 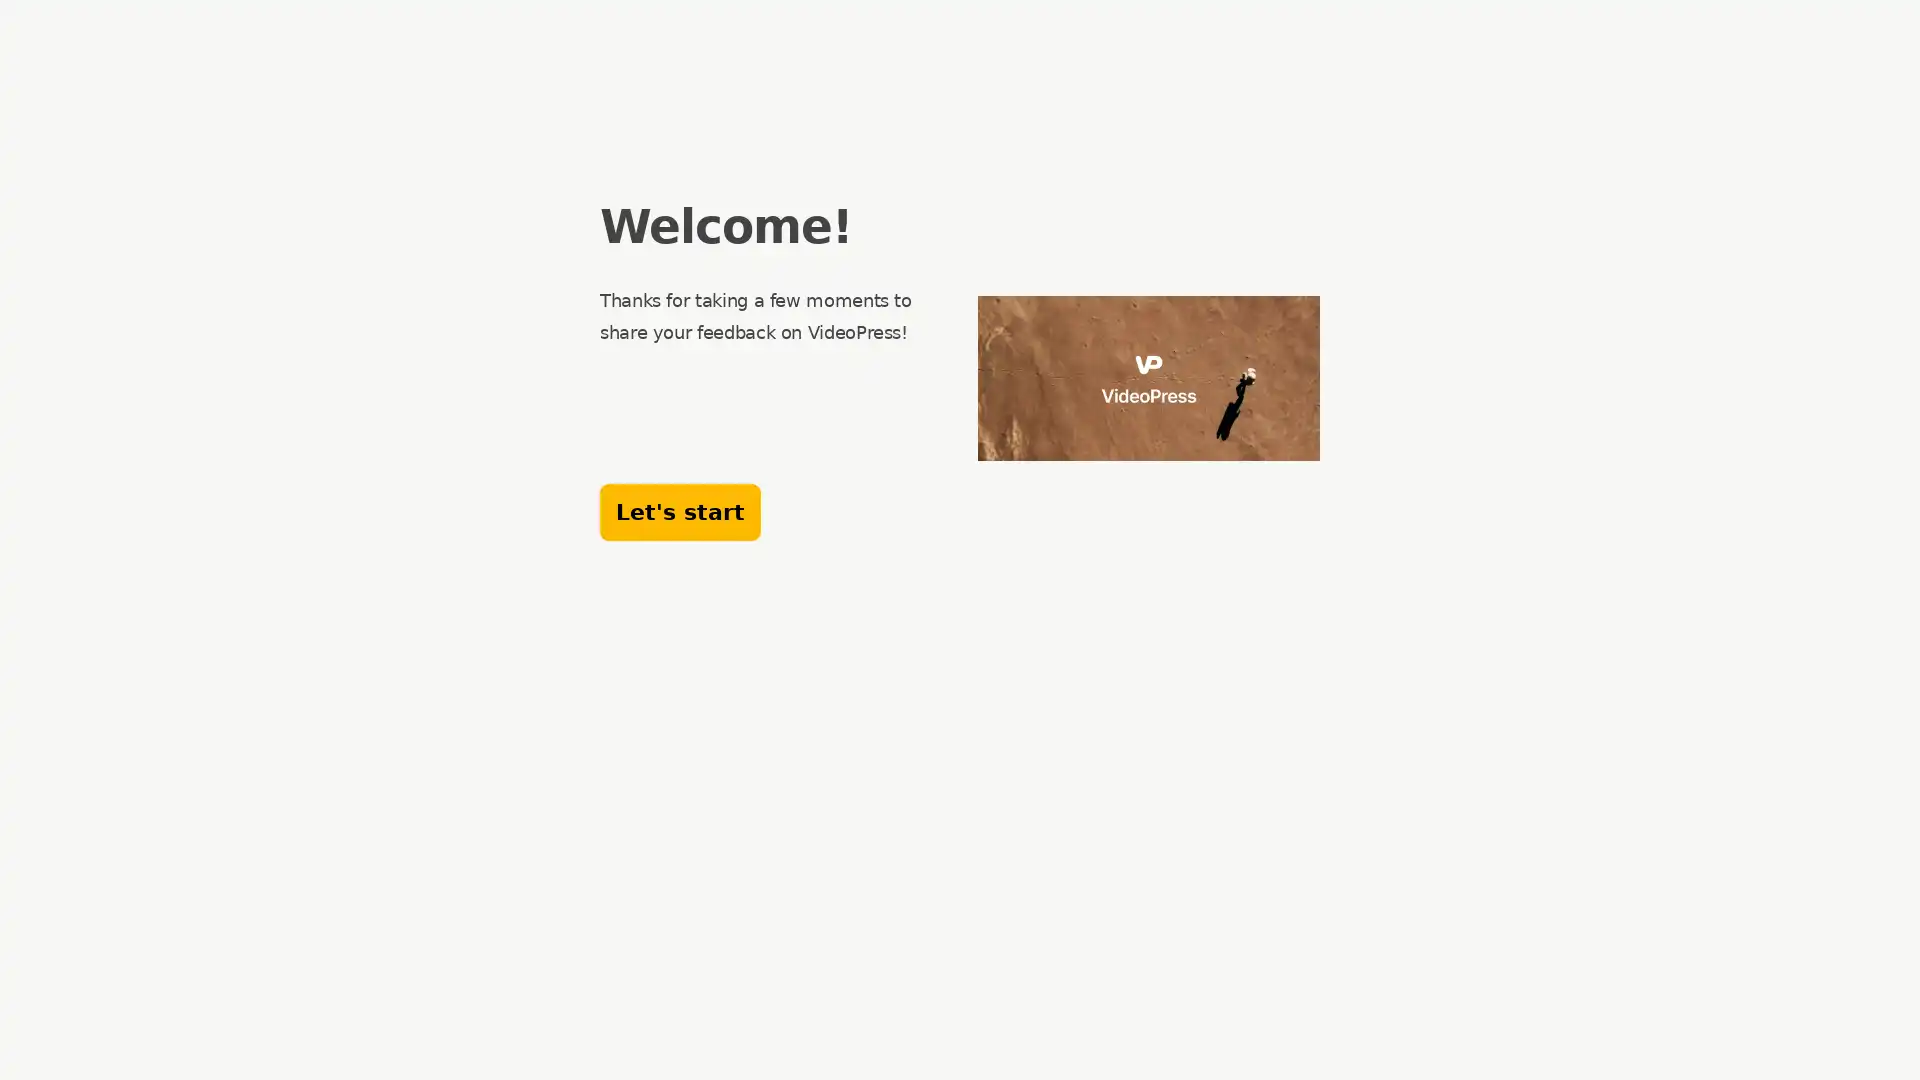 What do you see at coordinates (680, 511) in the screenshot?
I see `Let's start` at bounding box center [680, 511].